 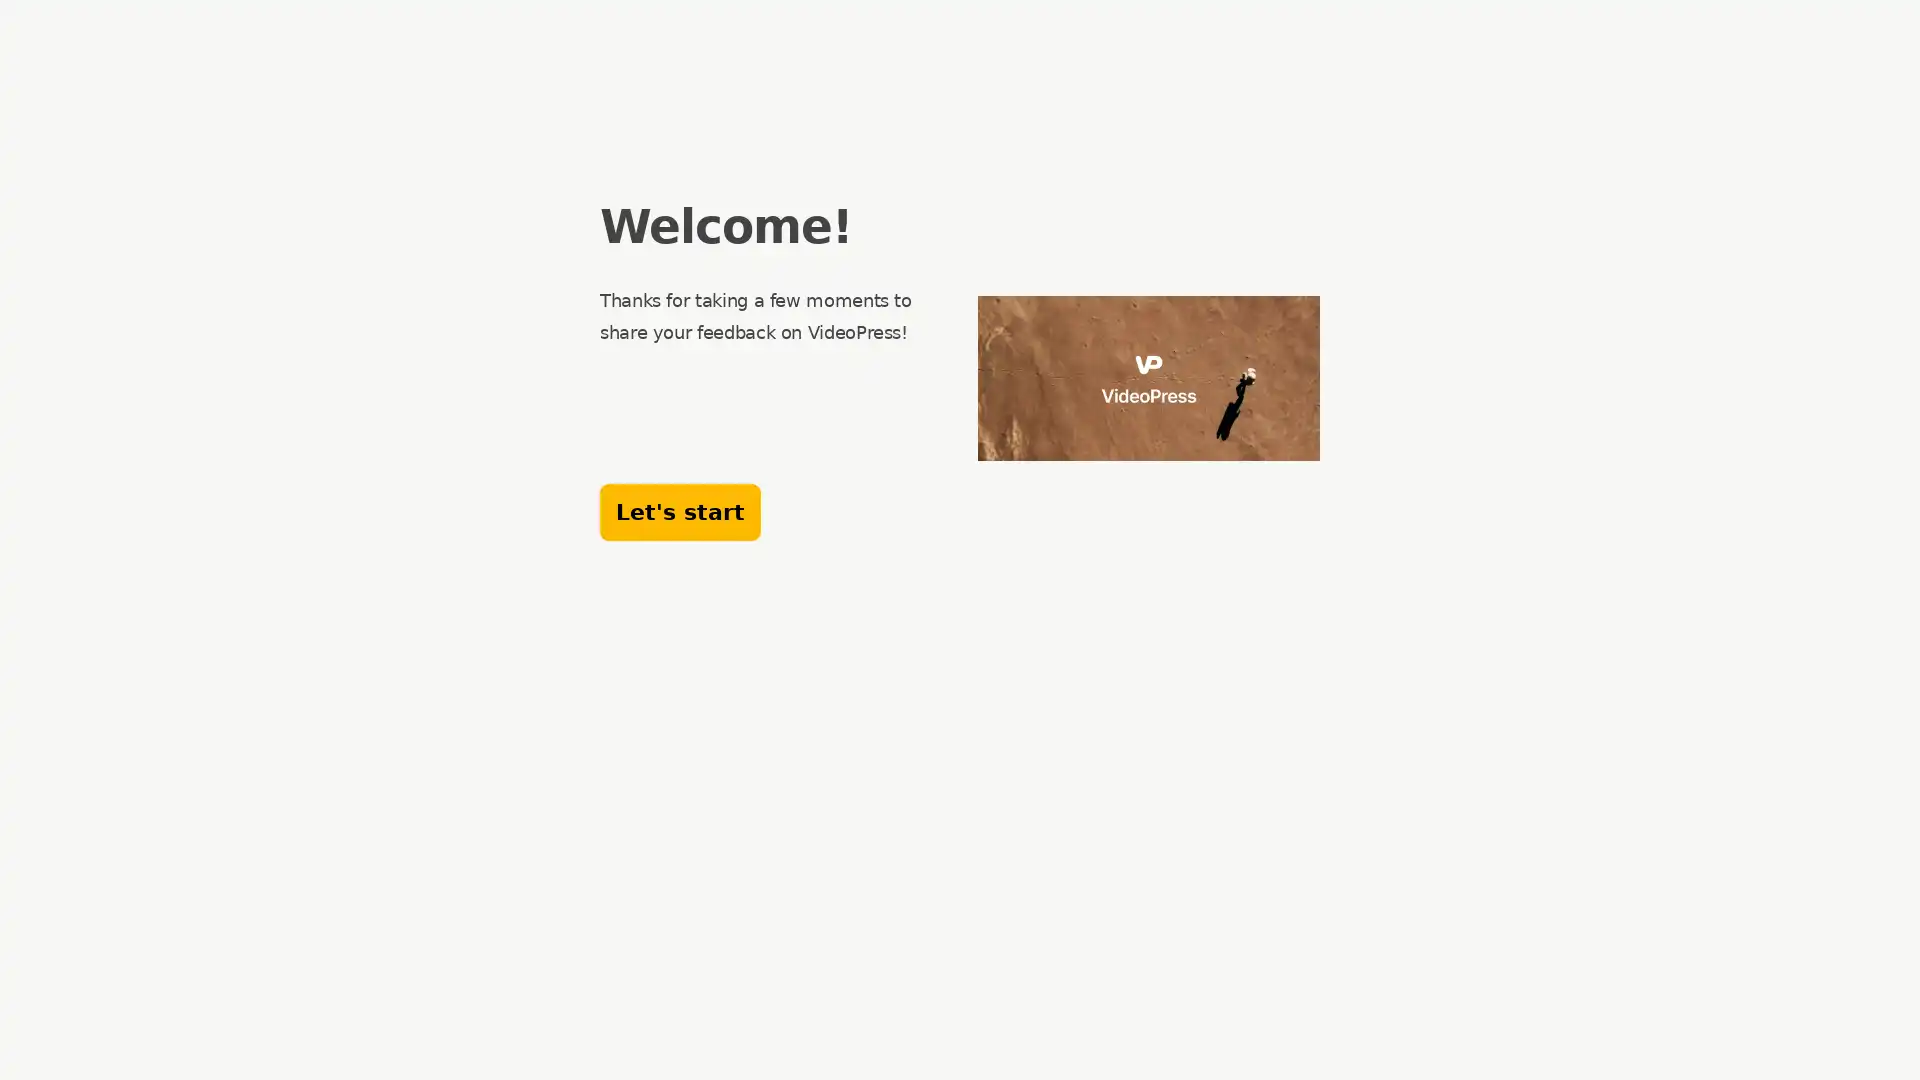 What do you see at coordinates (680, 511) in the screenshot?
I see `Let's start` at bounding box center [680, 511].